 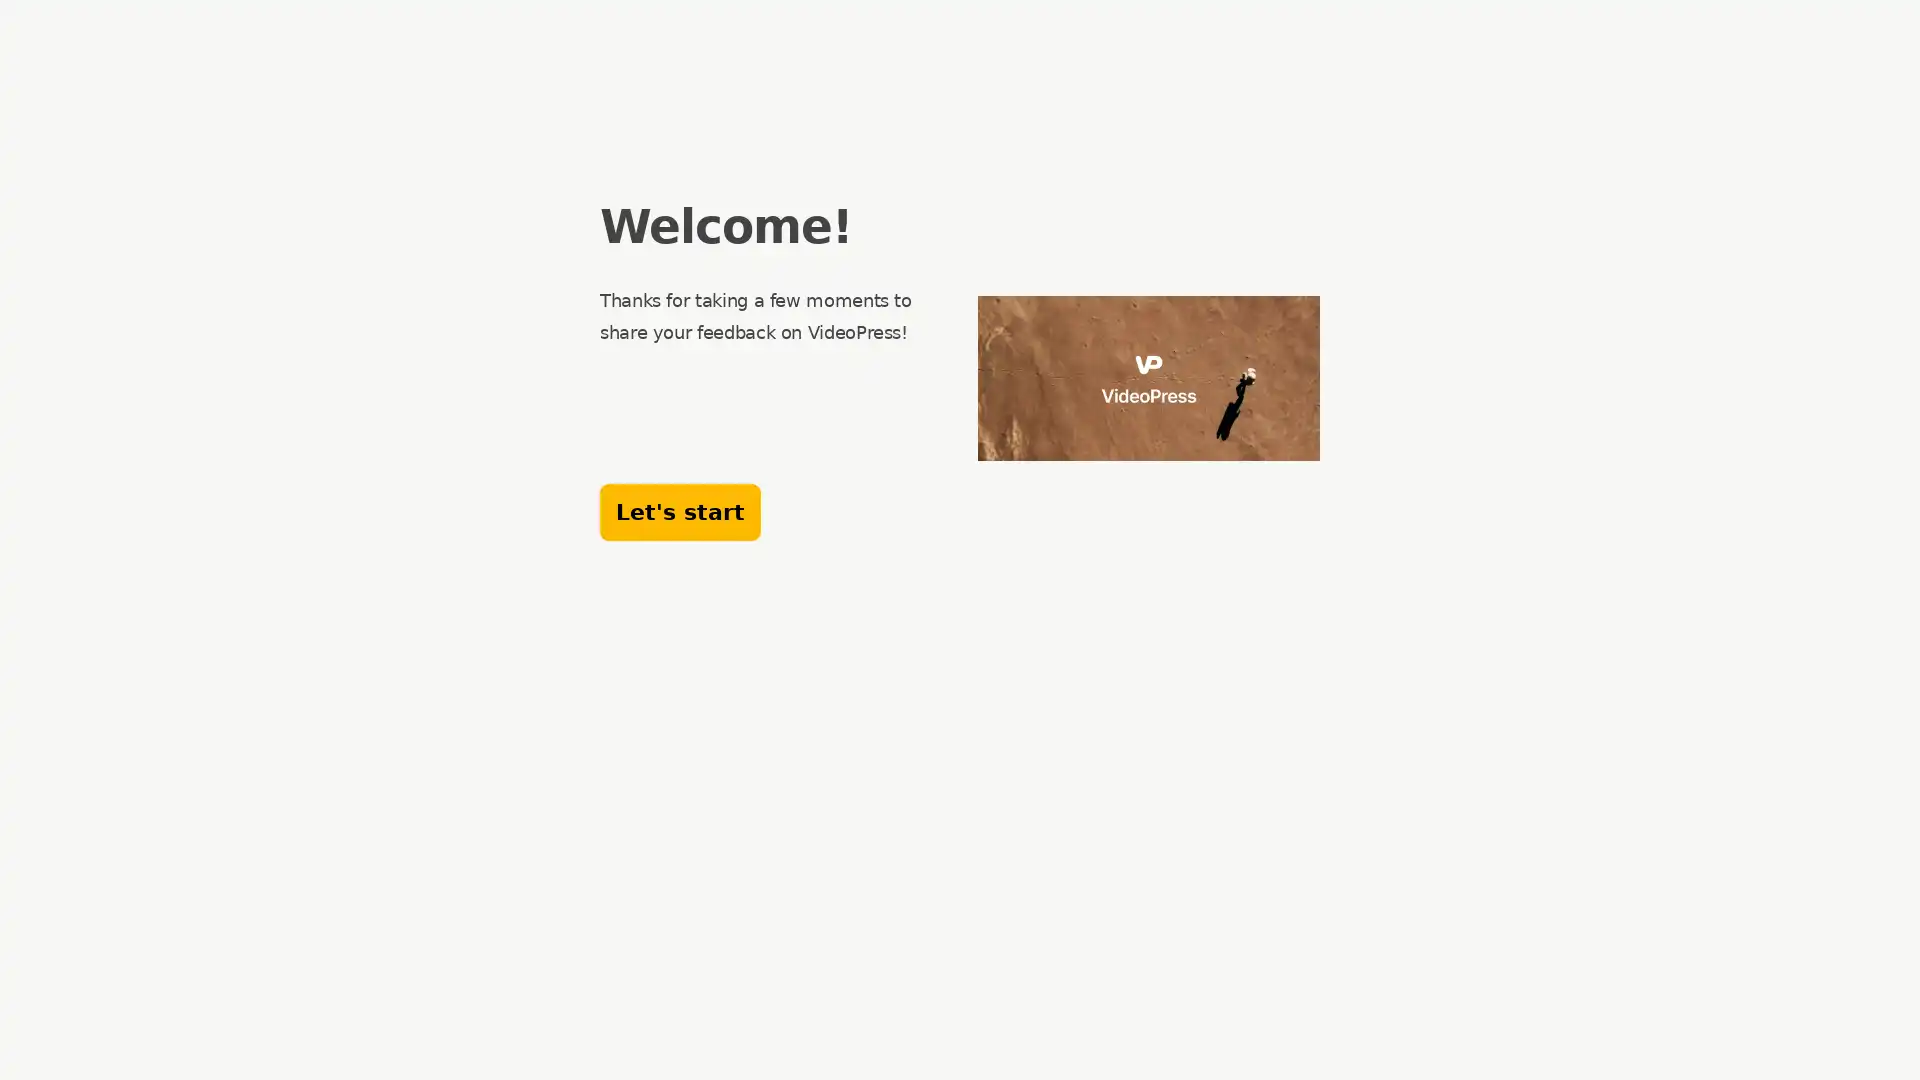 What do you see at coordinates (680, 511) in the screenshot?
I see `Let's start` at bounding box center [680, 511].